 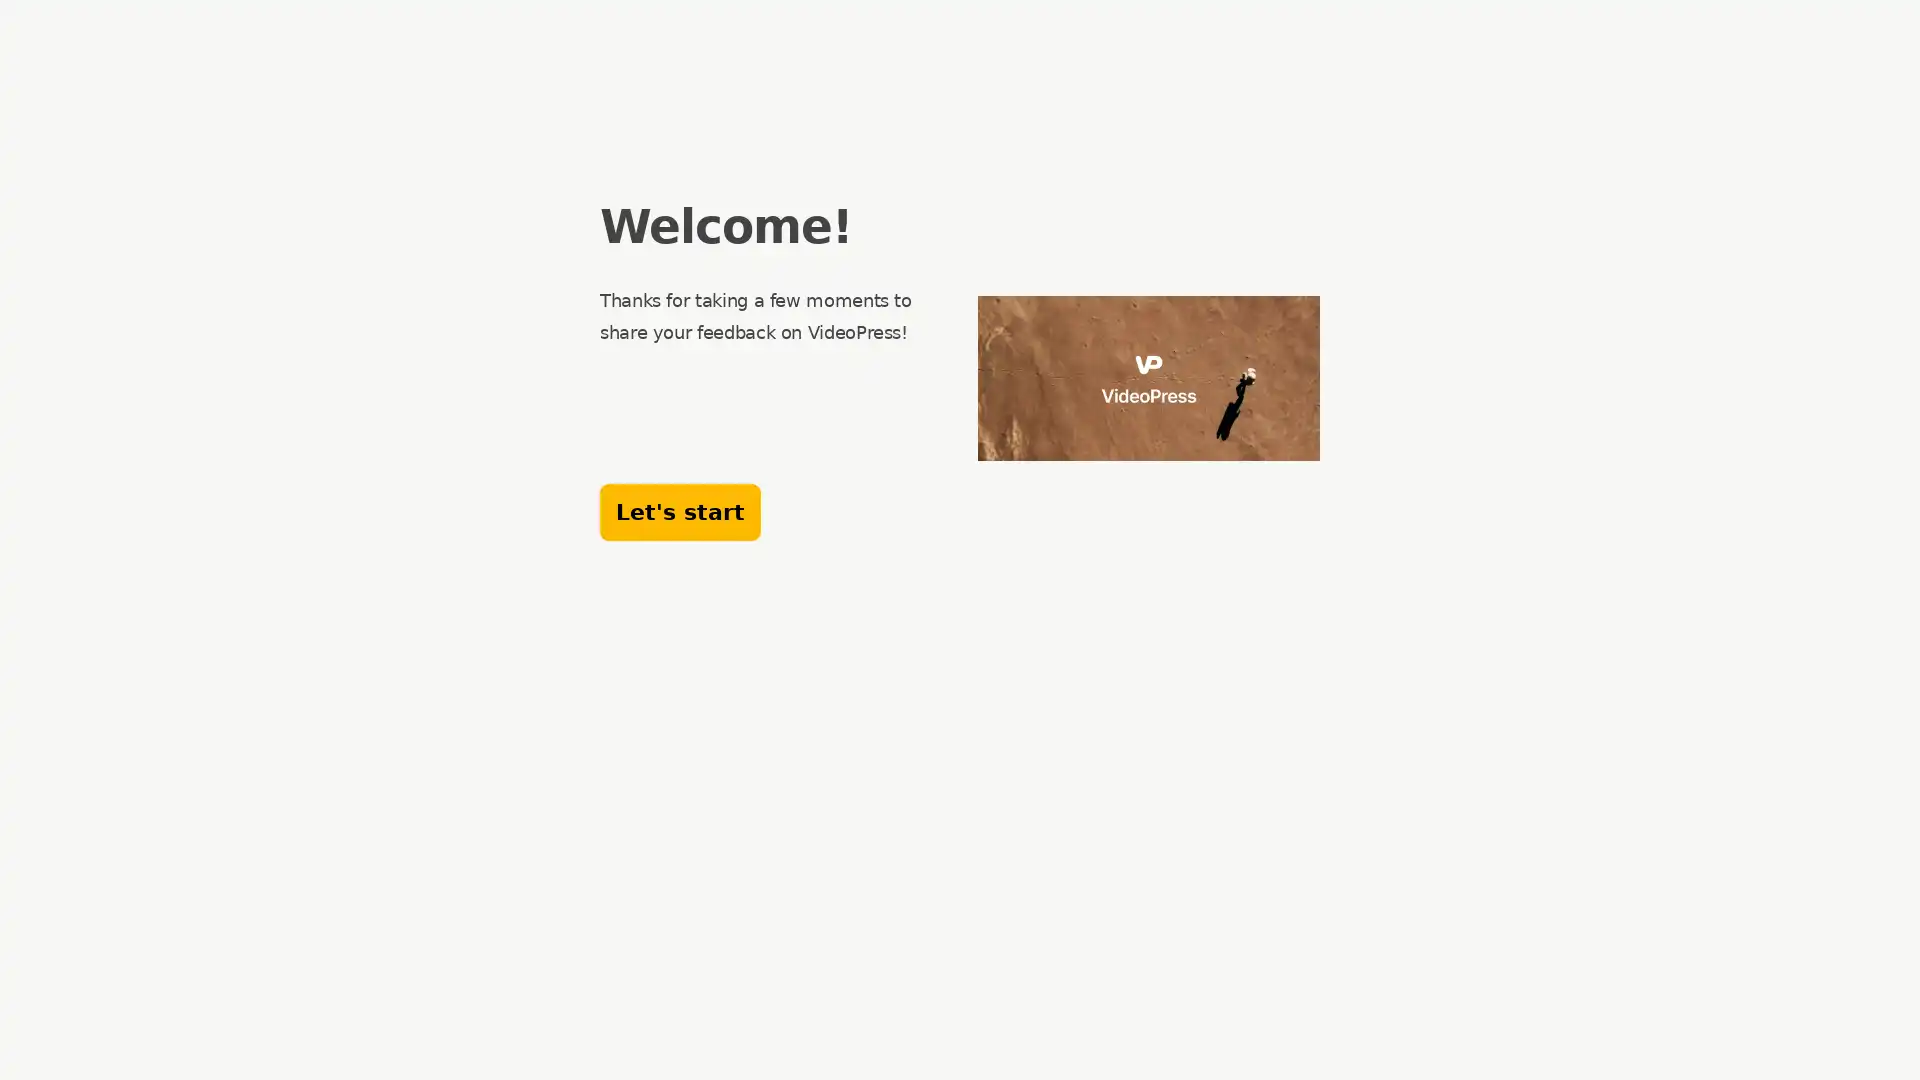 What do you see at coordinates (680, 511) in the screenshot?
I see `Let's start` at bounding box center [680, 511].